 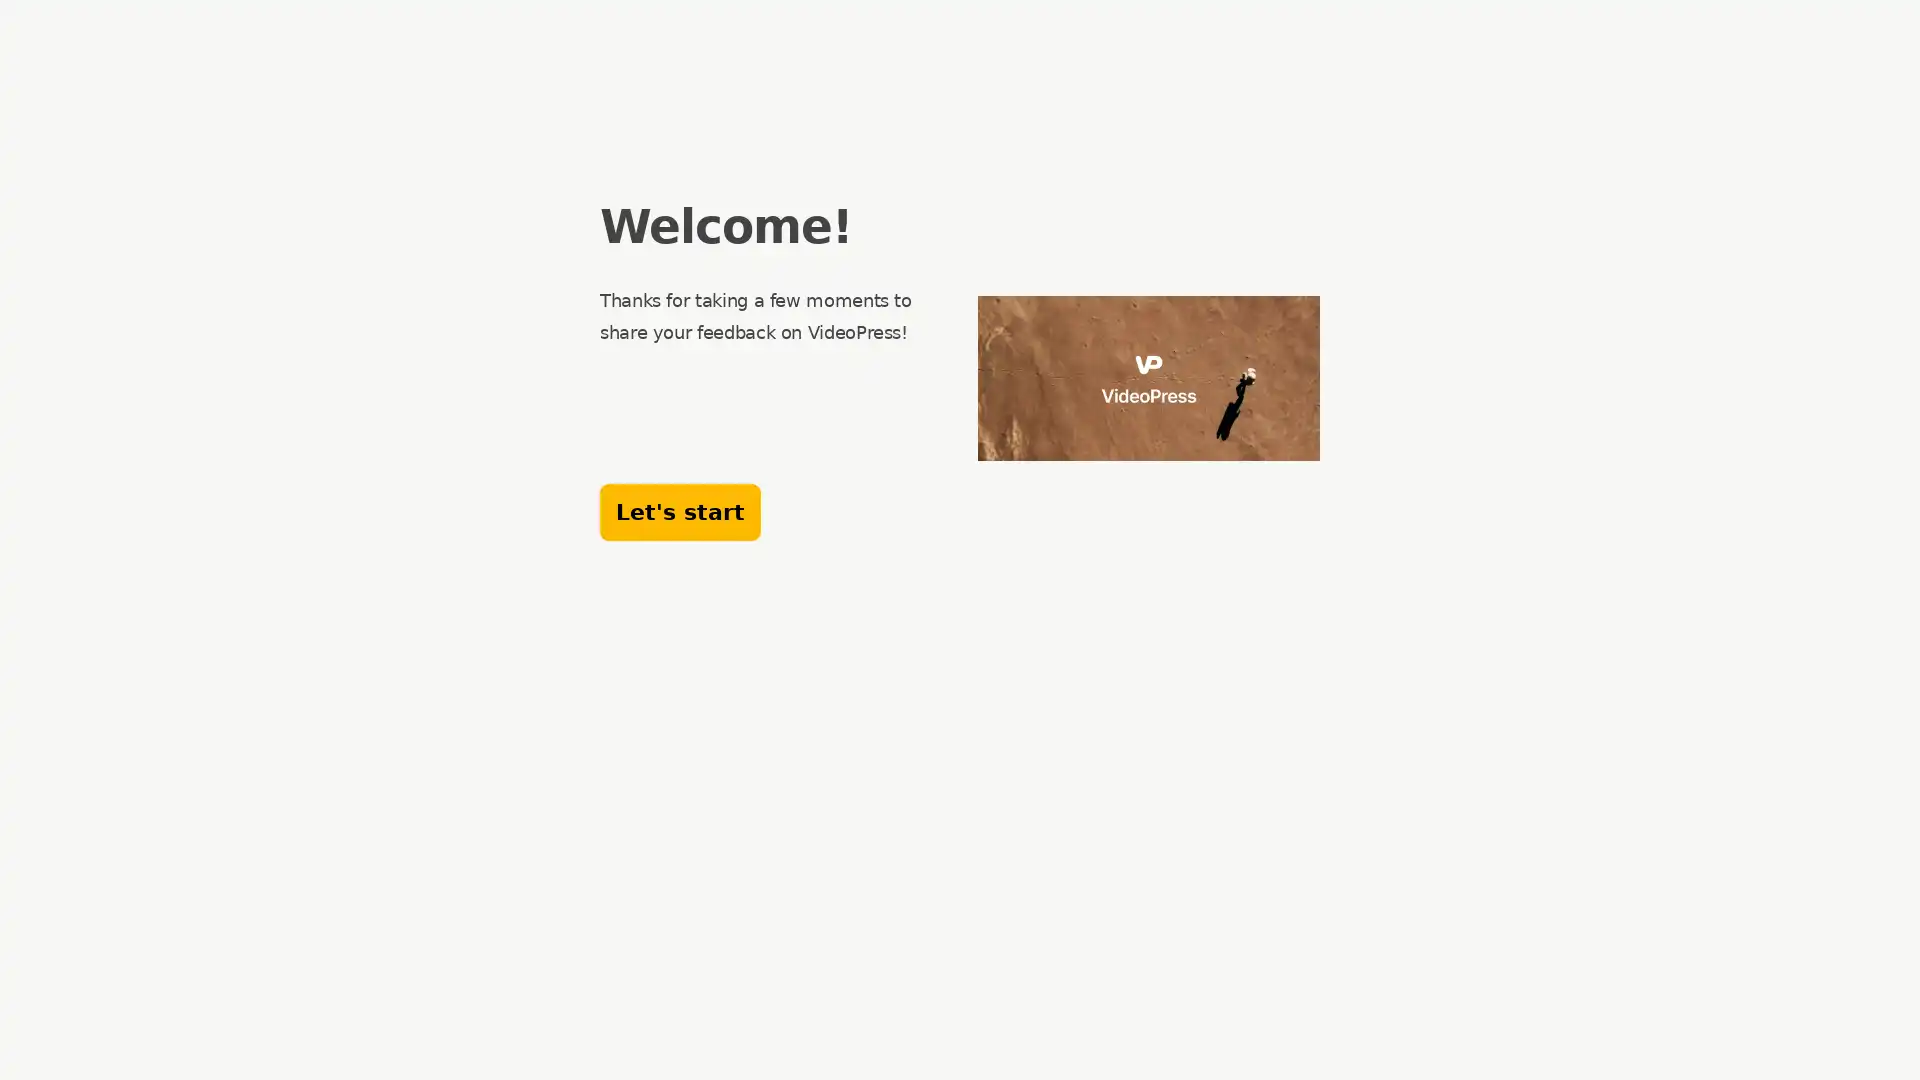 What do you see at coordinates (680, 511) in the screenshot?
I see `Let's start` at bounding box center [680, 511].